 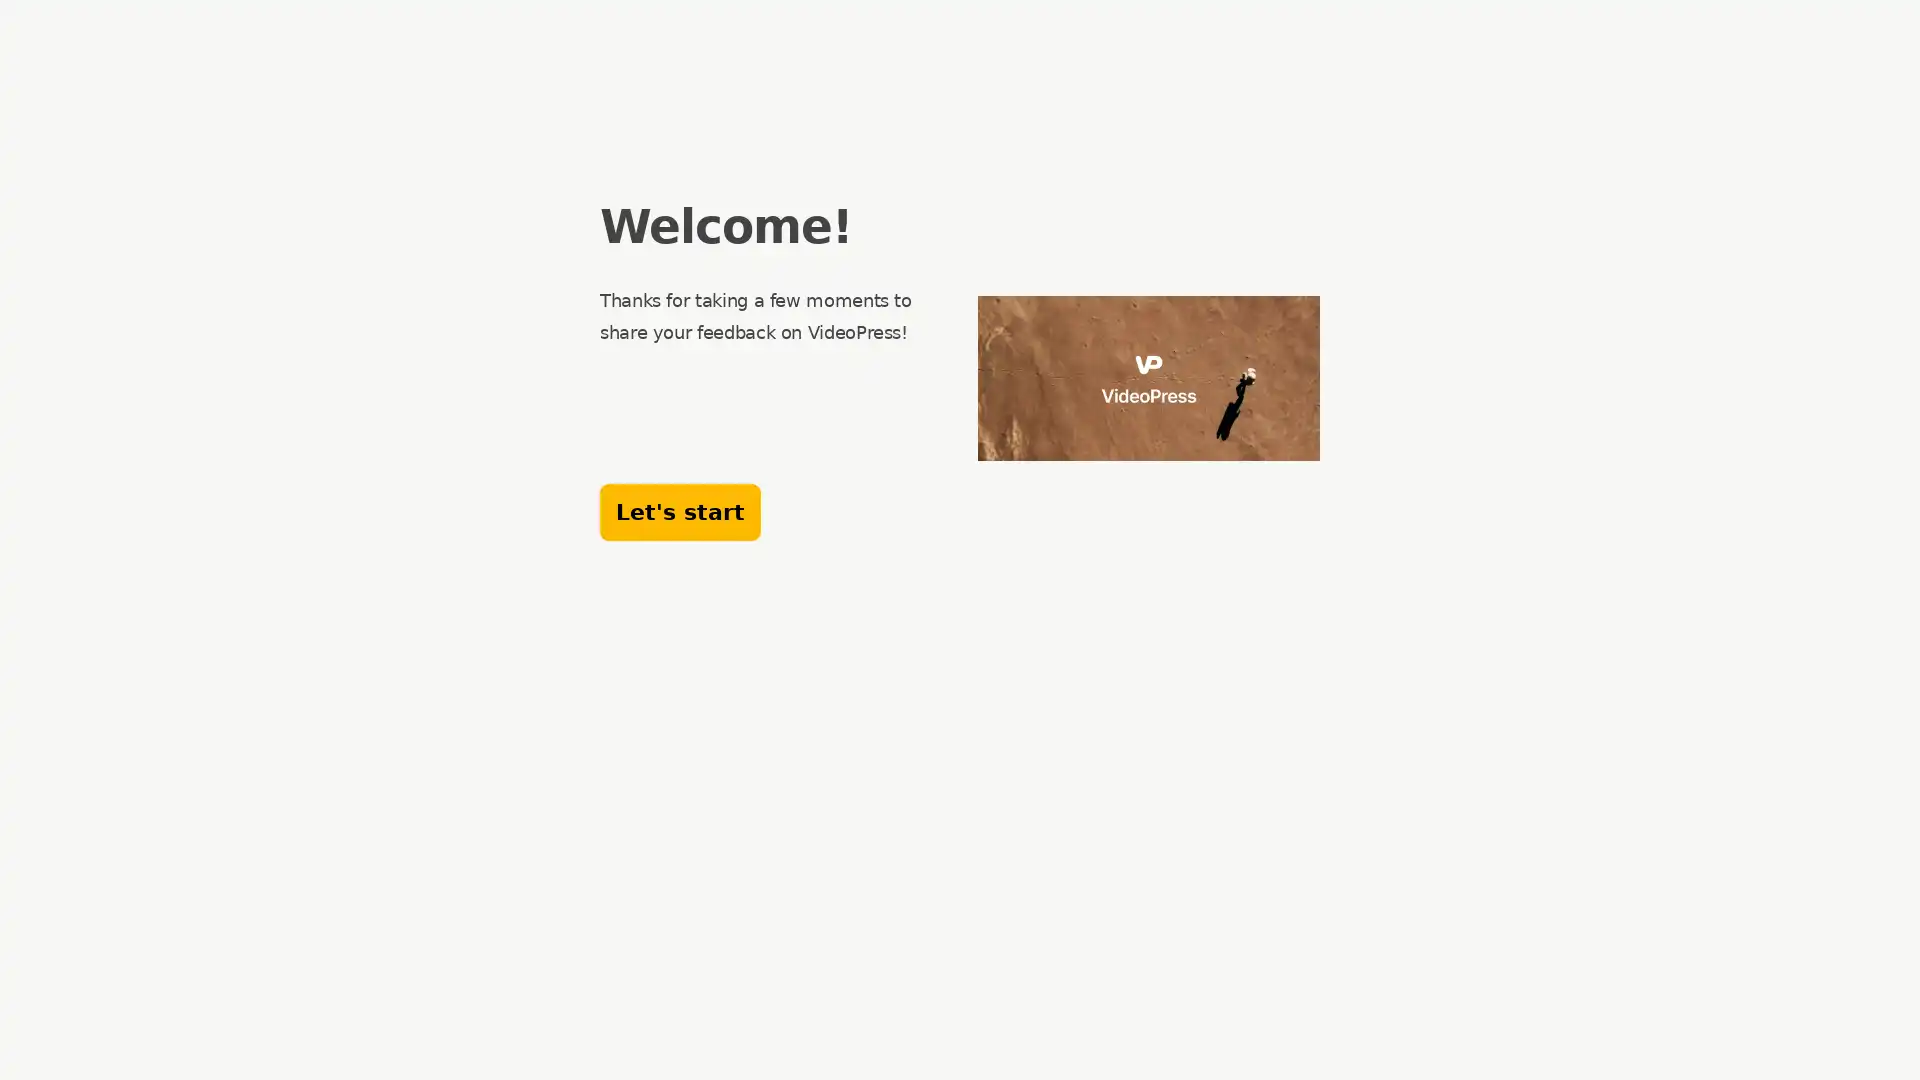 What do you see at coordinates (680, 511) in the screenshot?
I see `Let's start` at bounding box center [680, 511].